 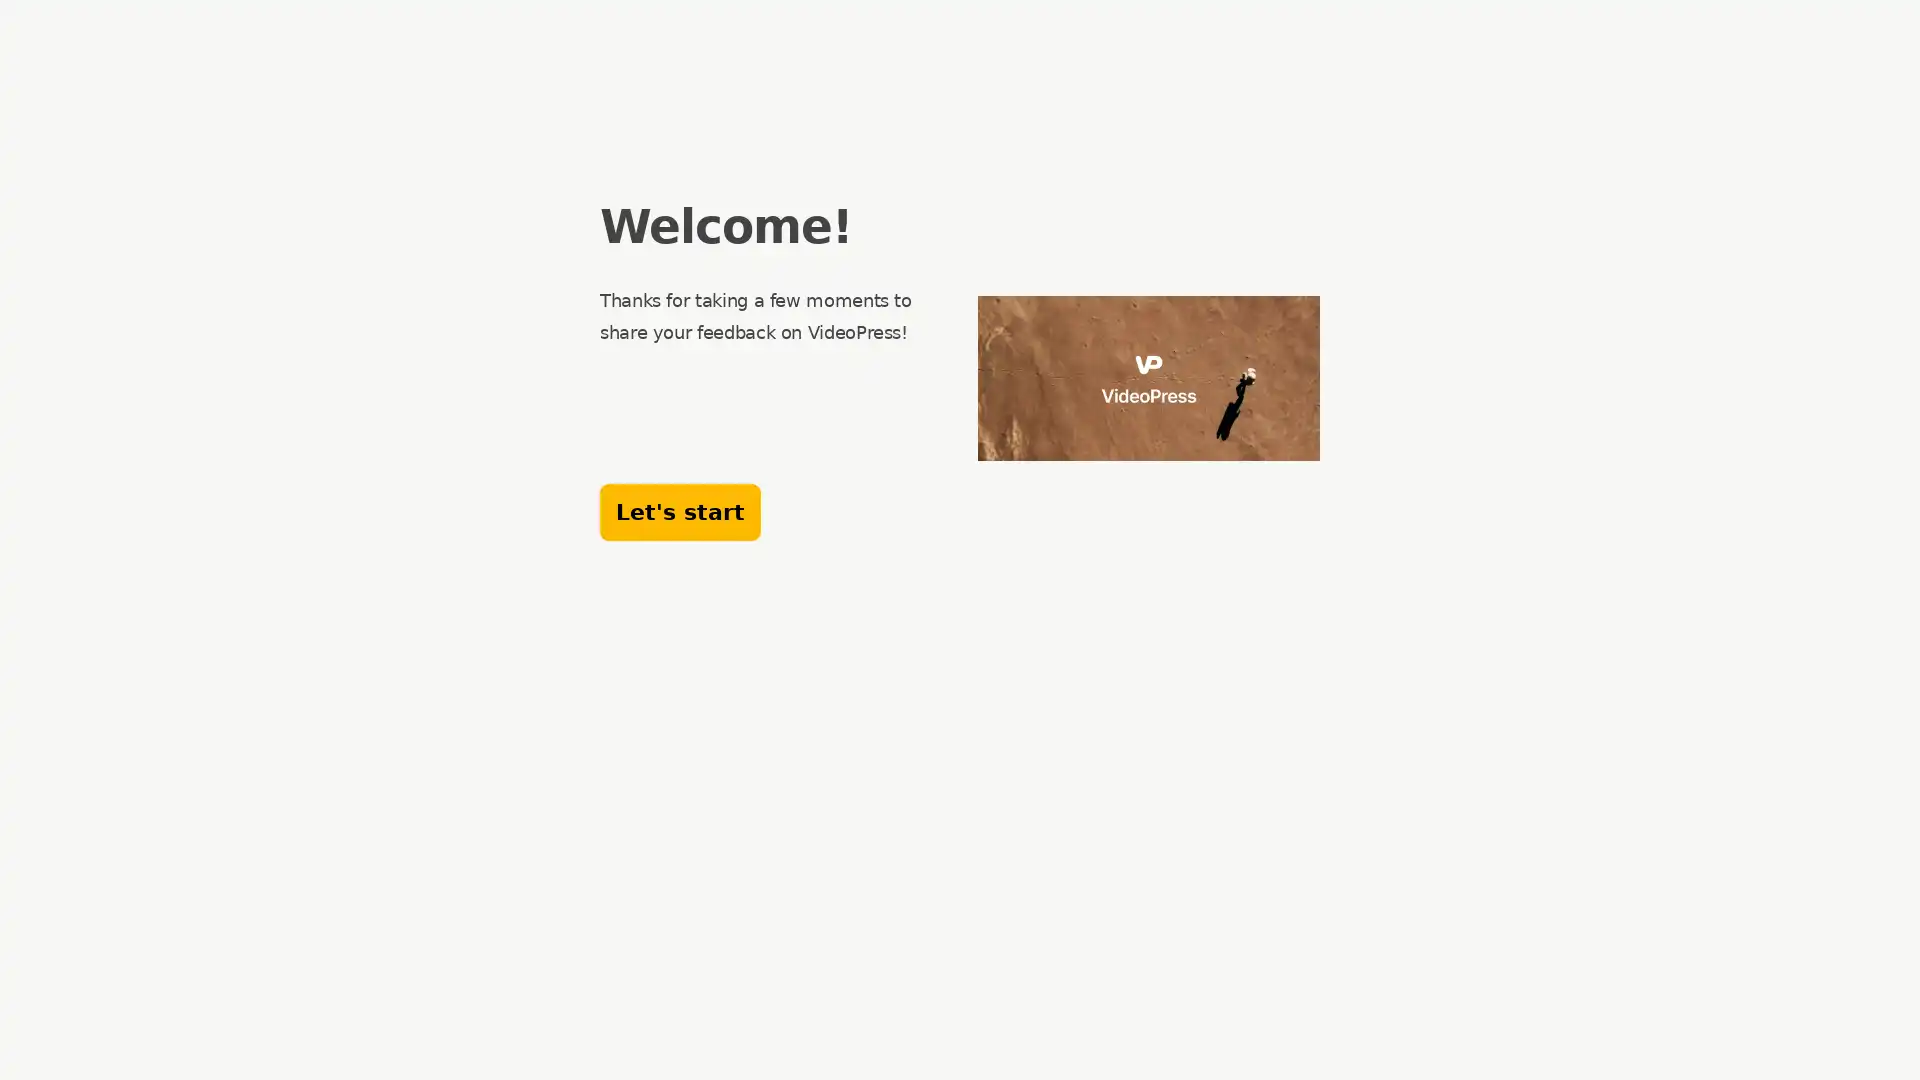 What do you see at coordinates (680, 511) in the screenshot?
I see `Let's start` at bounding box center [680, 511].